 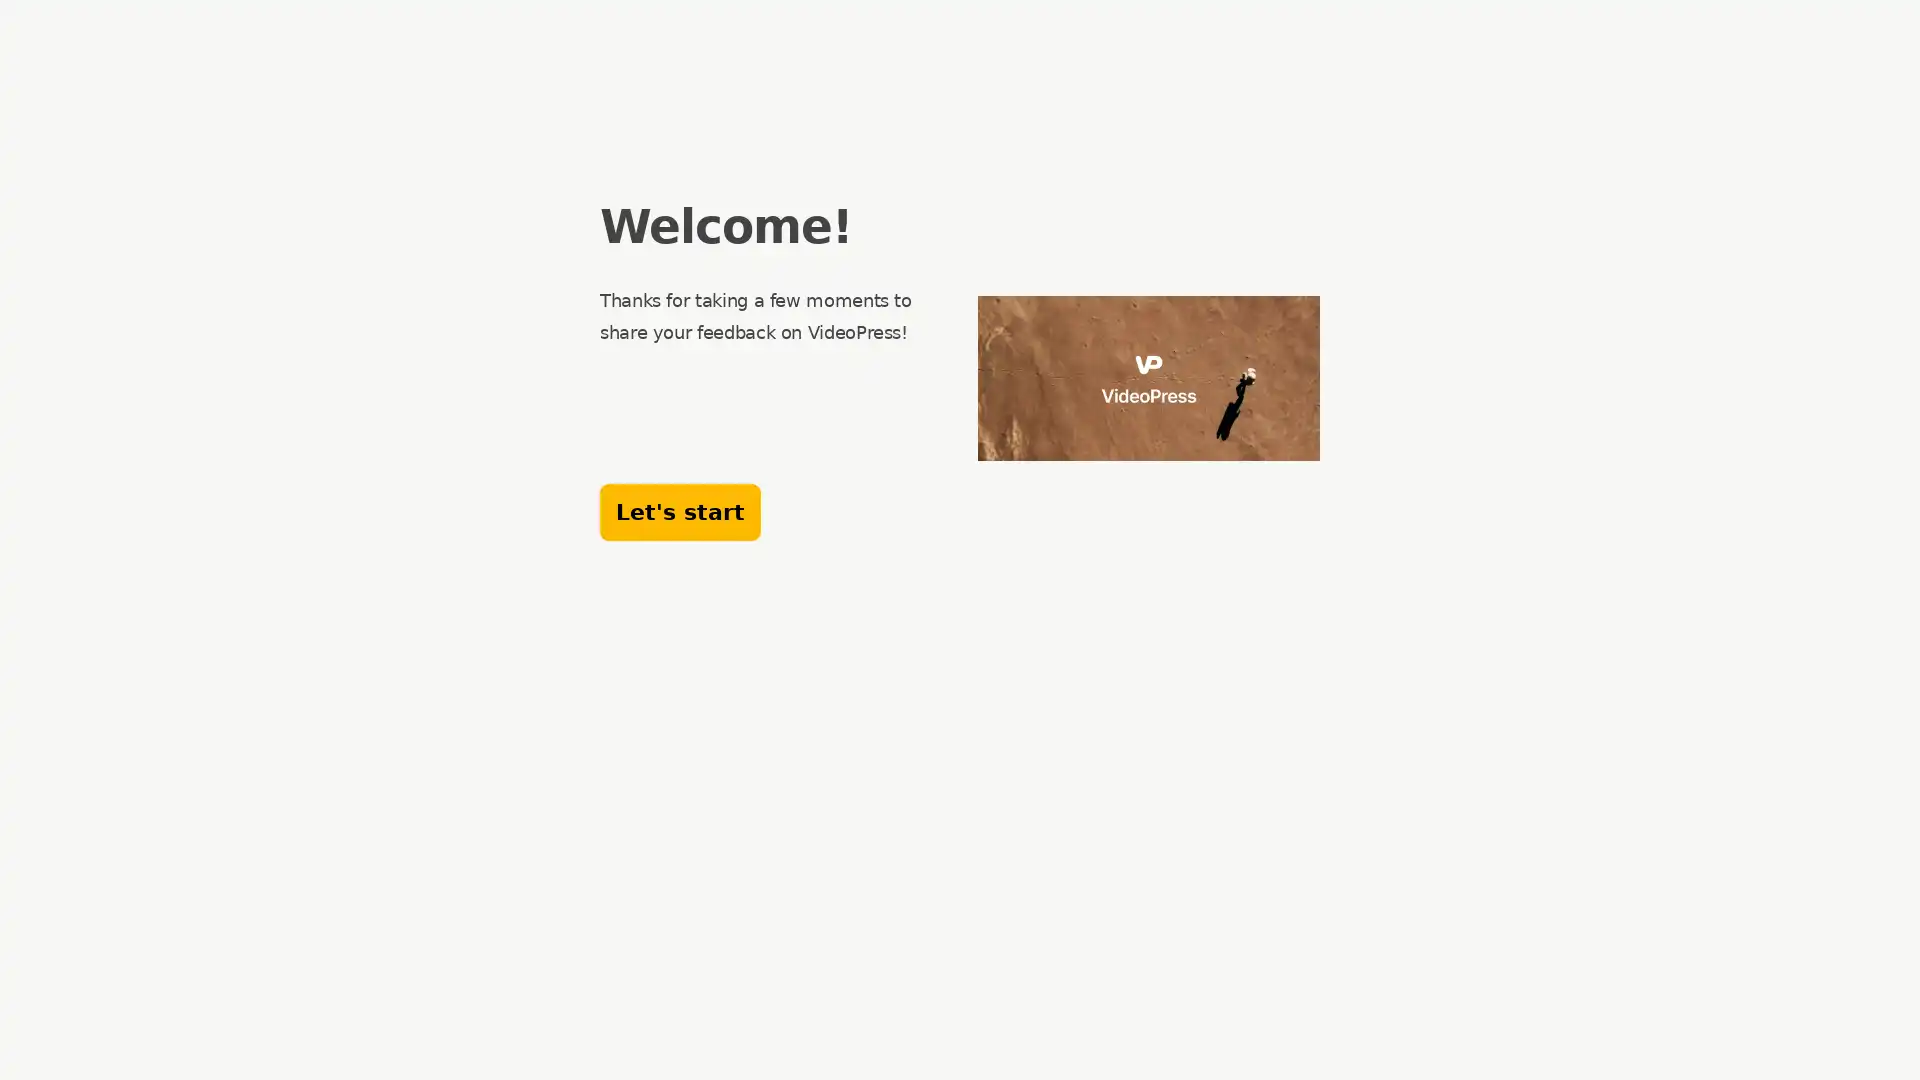 What do you see at coordinates (680, 511) in the screenshot?
I see `Let's start` at bounding box center [680, 511].